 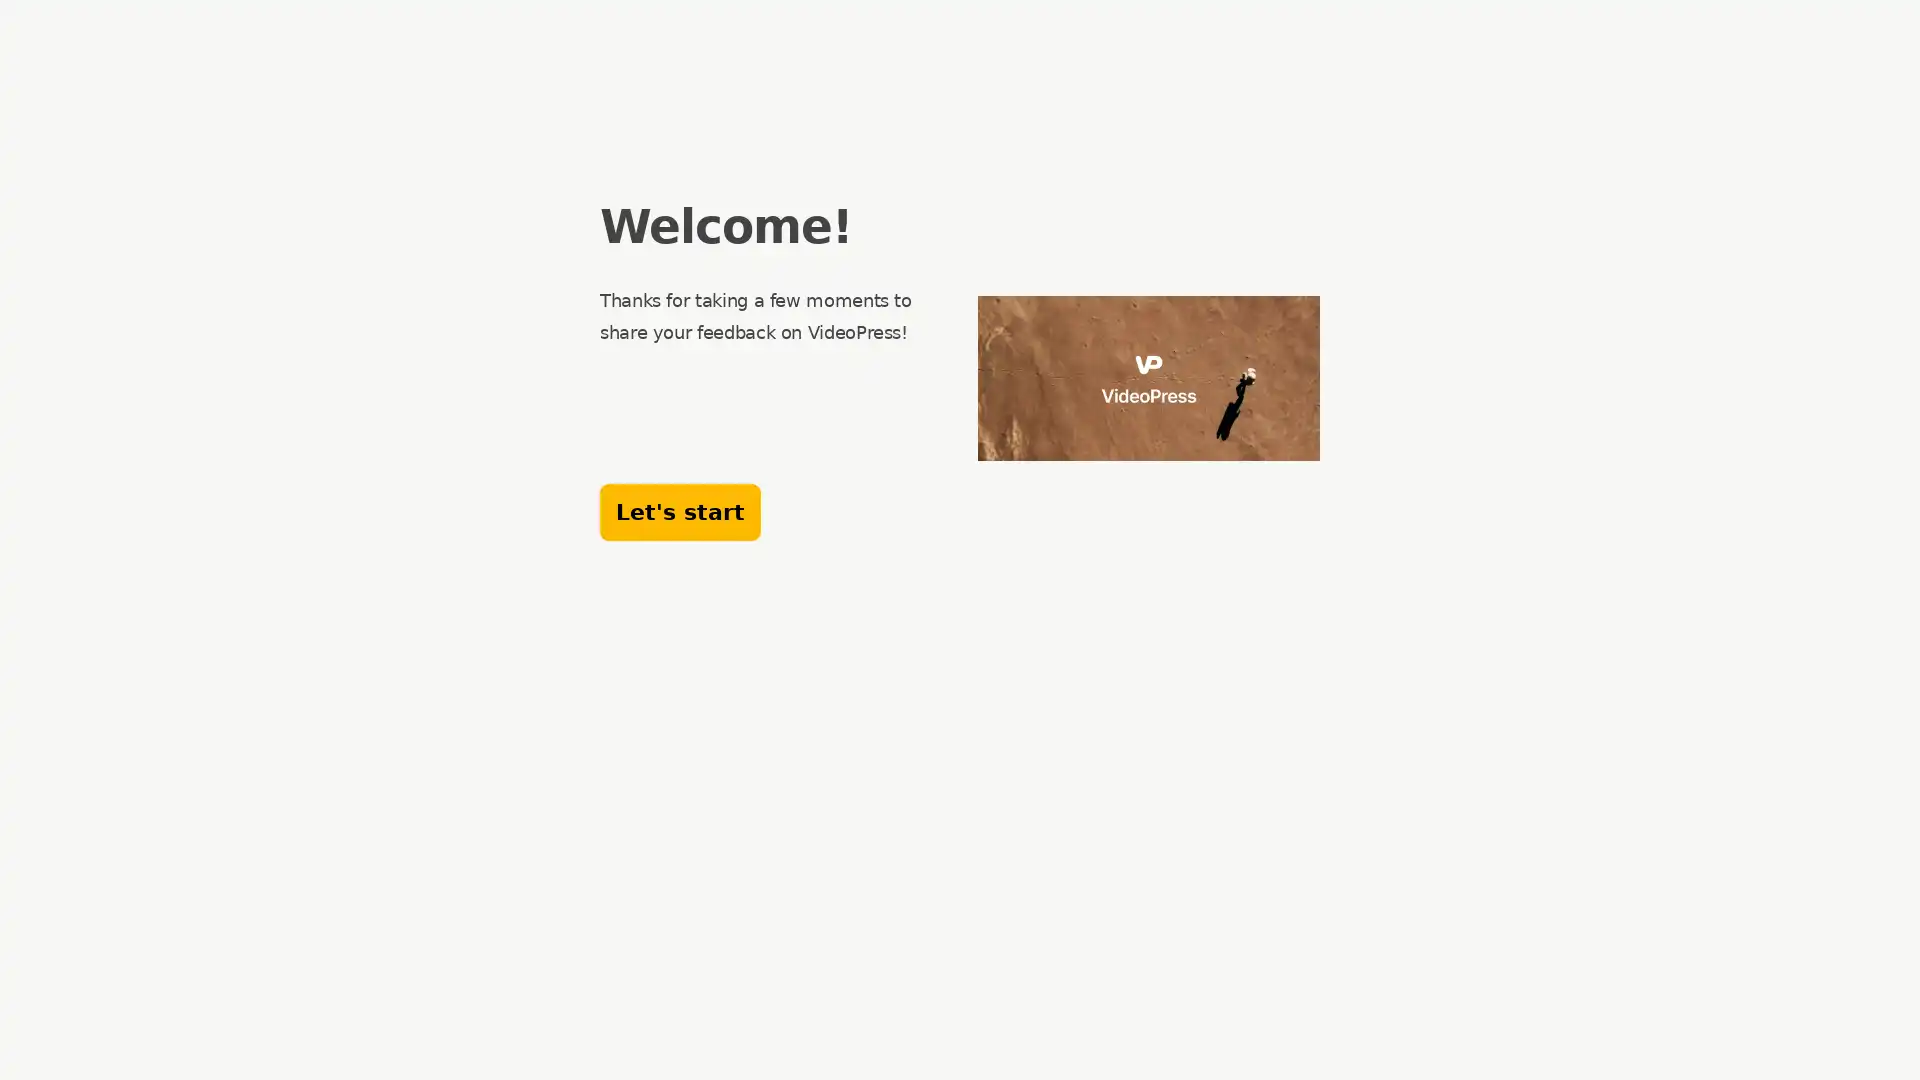 What do you see at coordinates (680, 511) in the screenshot?
I see `Let's start` at bounding box center [680, 511].